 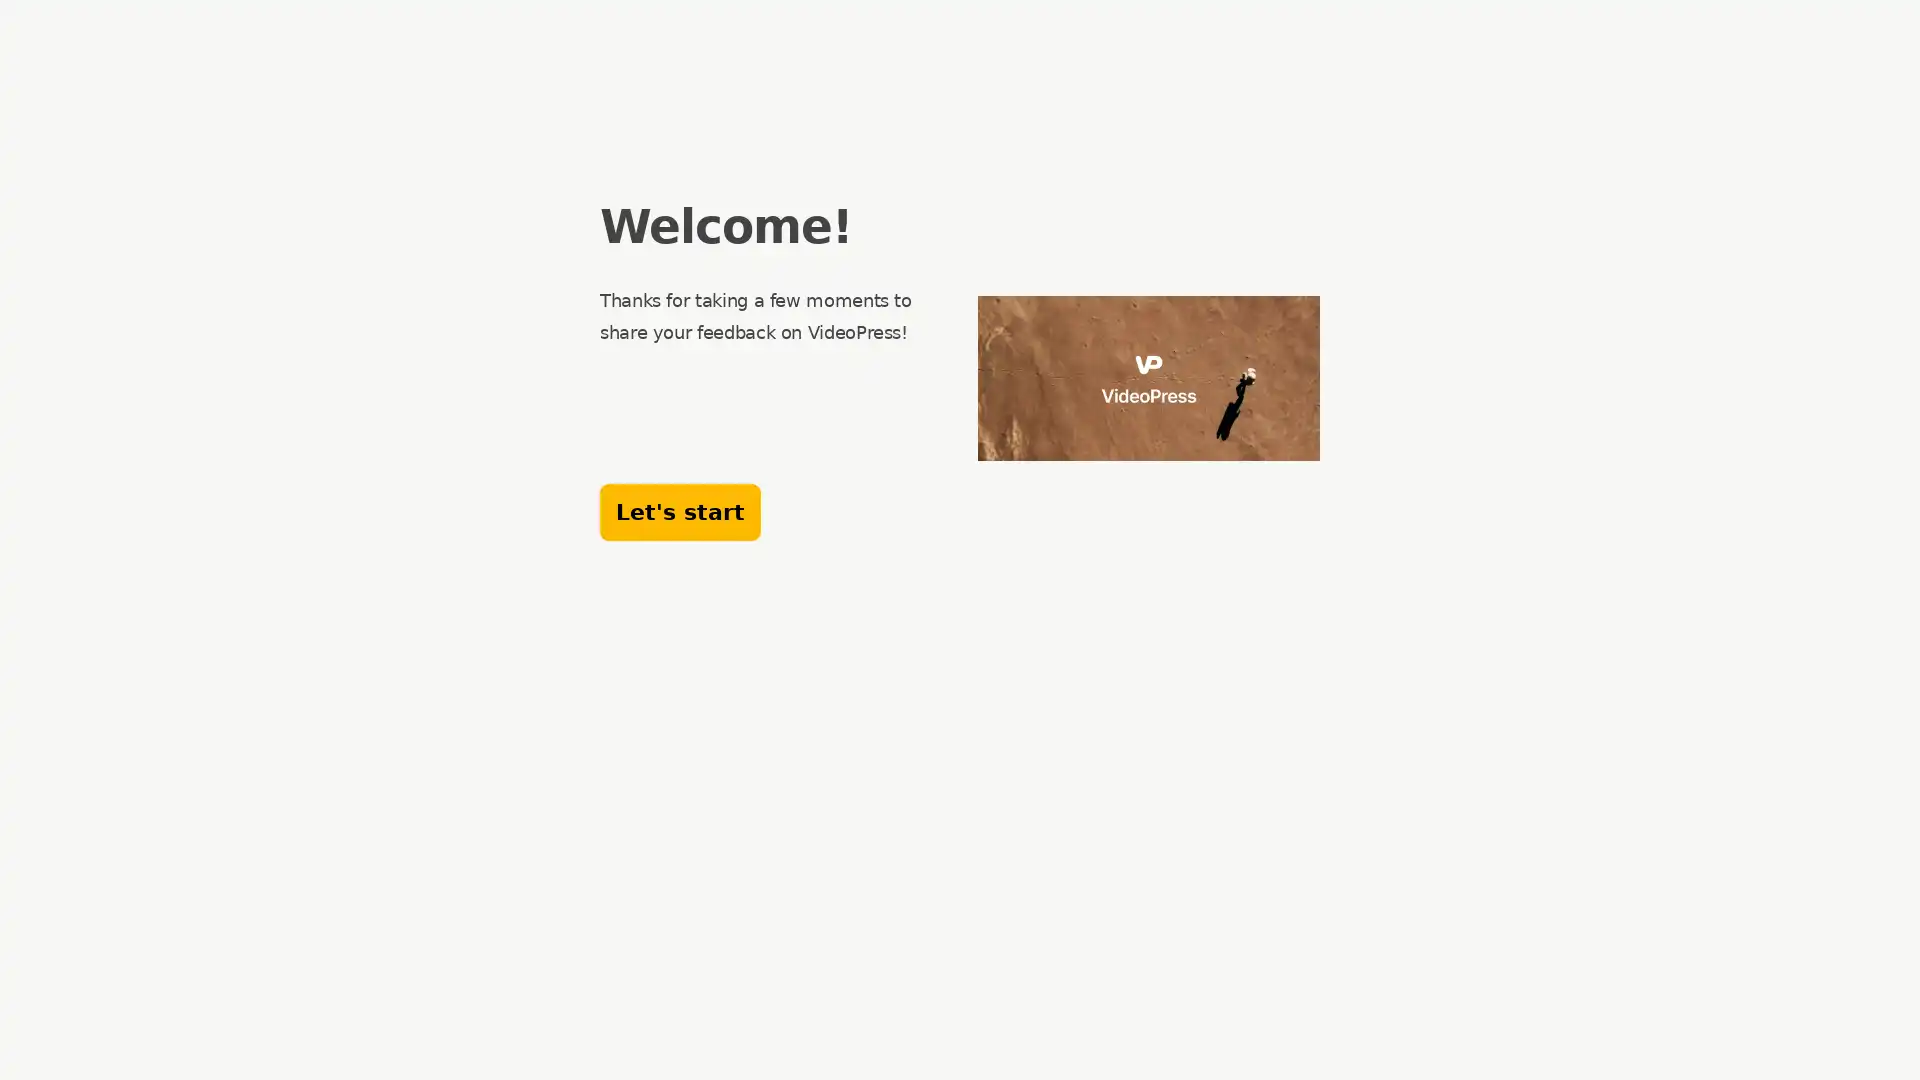 What do you see at coordinates (680, 511) in the screenshot?
I see `Let's start` at bounding box center [680, 511].